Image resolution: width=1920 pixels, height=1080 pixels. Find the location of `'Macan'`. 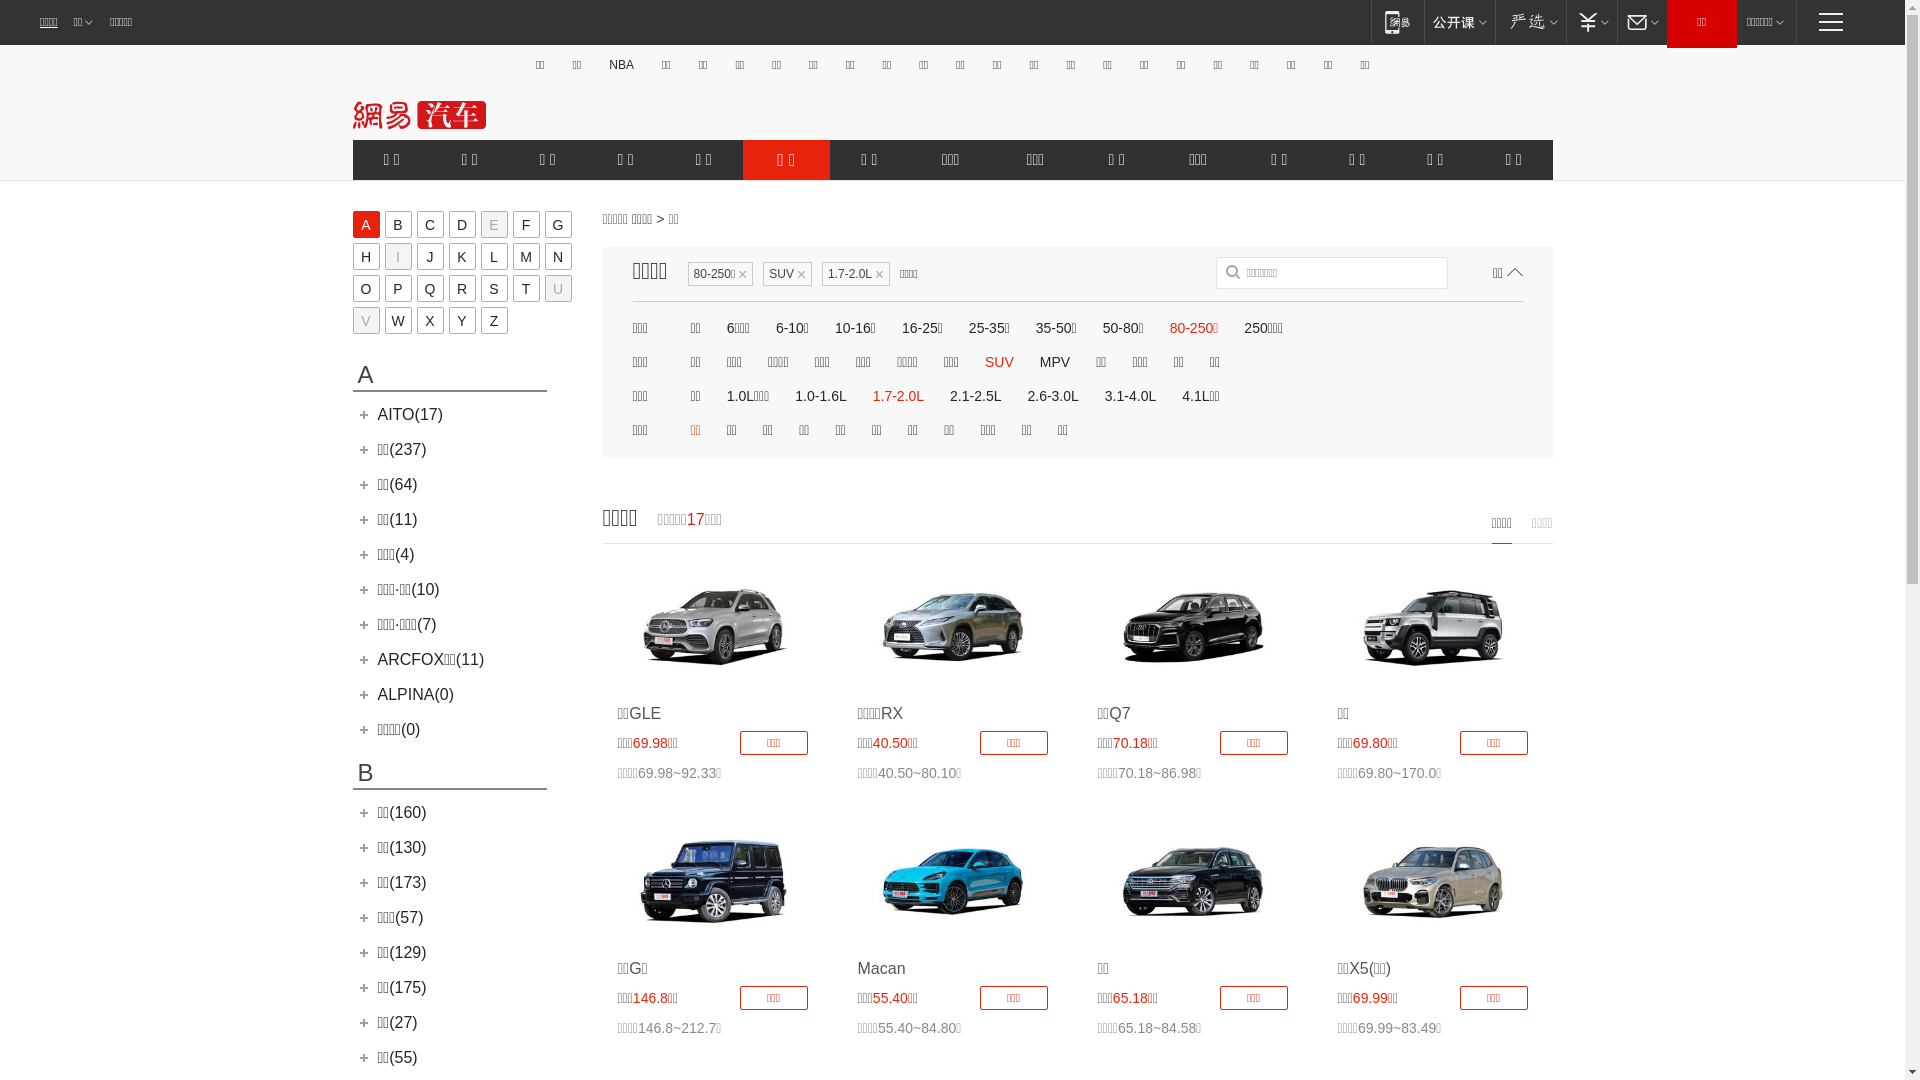

'Macan' is located at coordinates (881, 967).